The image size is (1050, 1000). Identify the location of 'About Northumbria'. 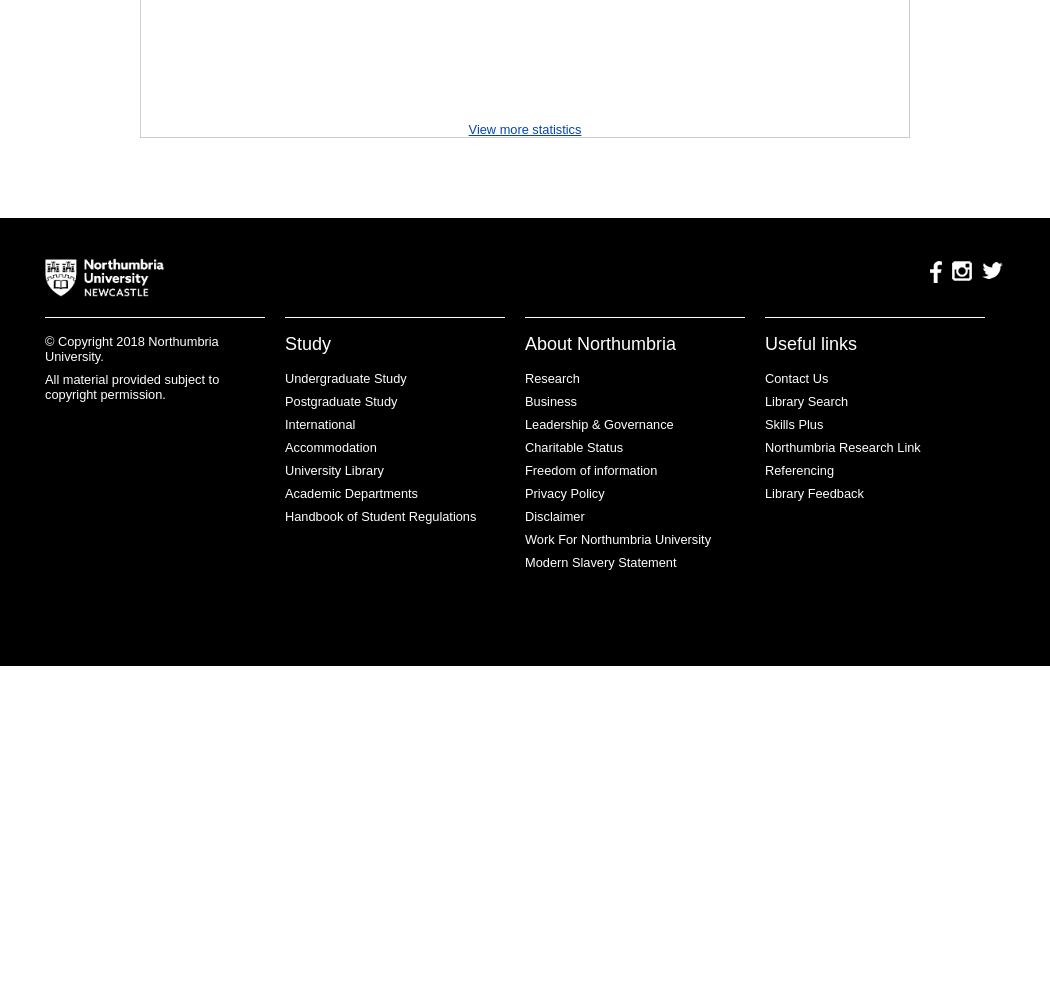
(600, 343).